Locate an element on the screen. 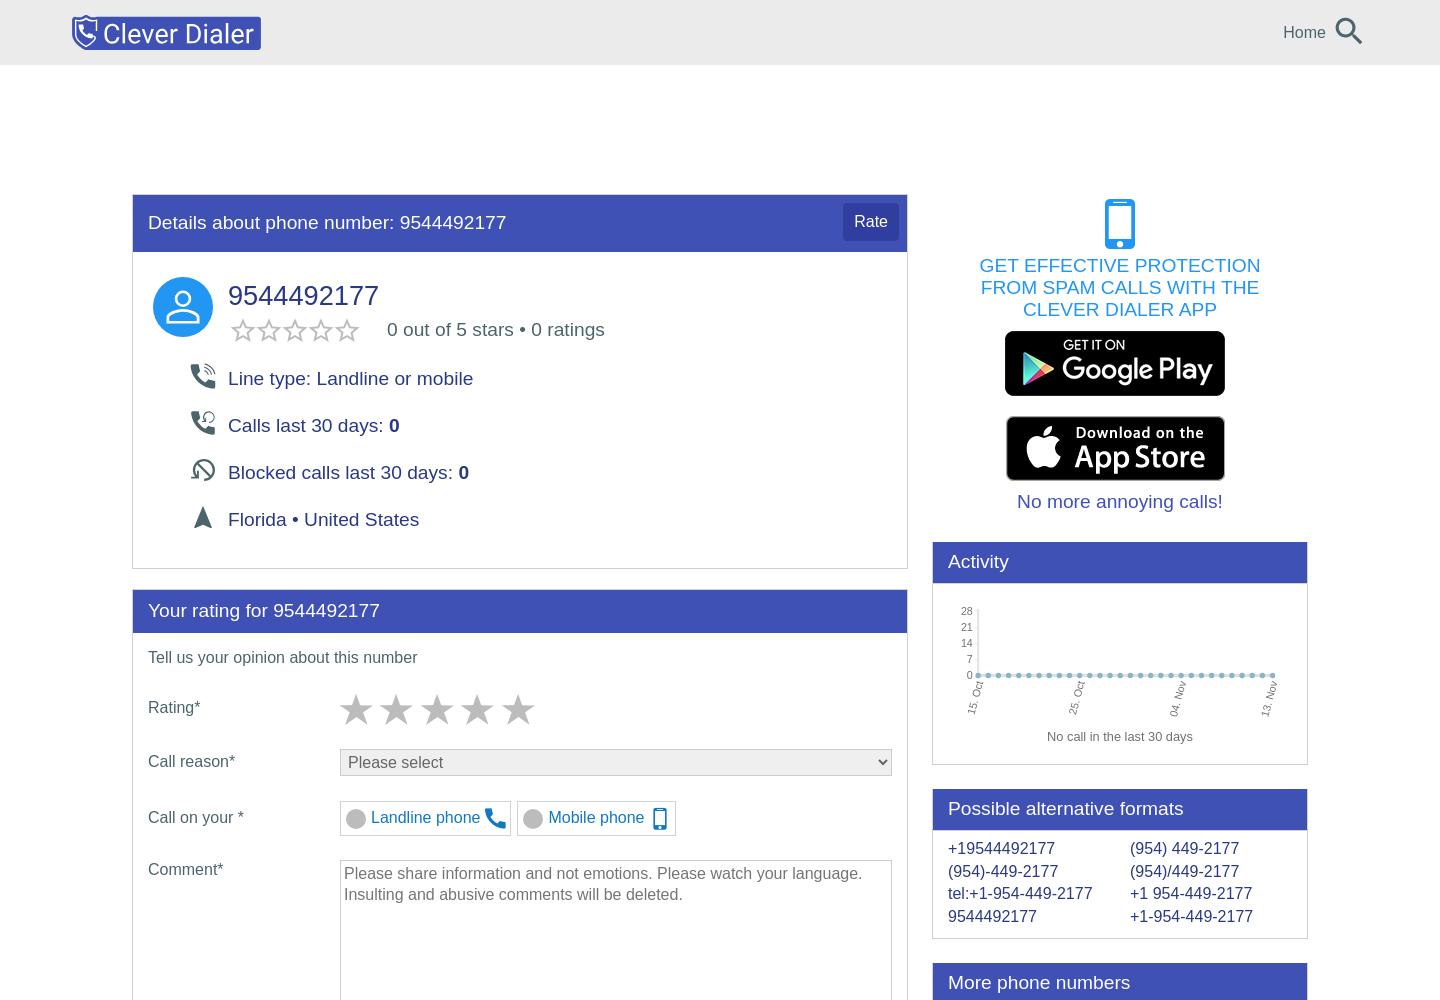 The image size is (1440, 1000). '• 0 ratings' is located at coordinates (558, 327).